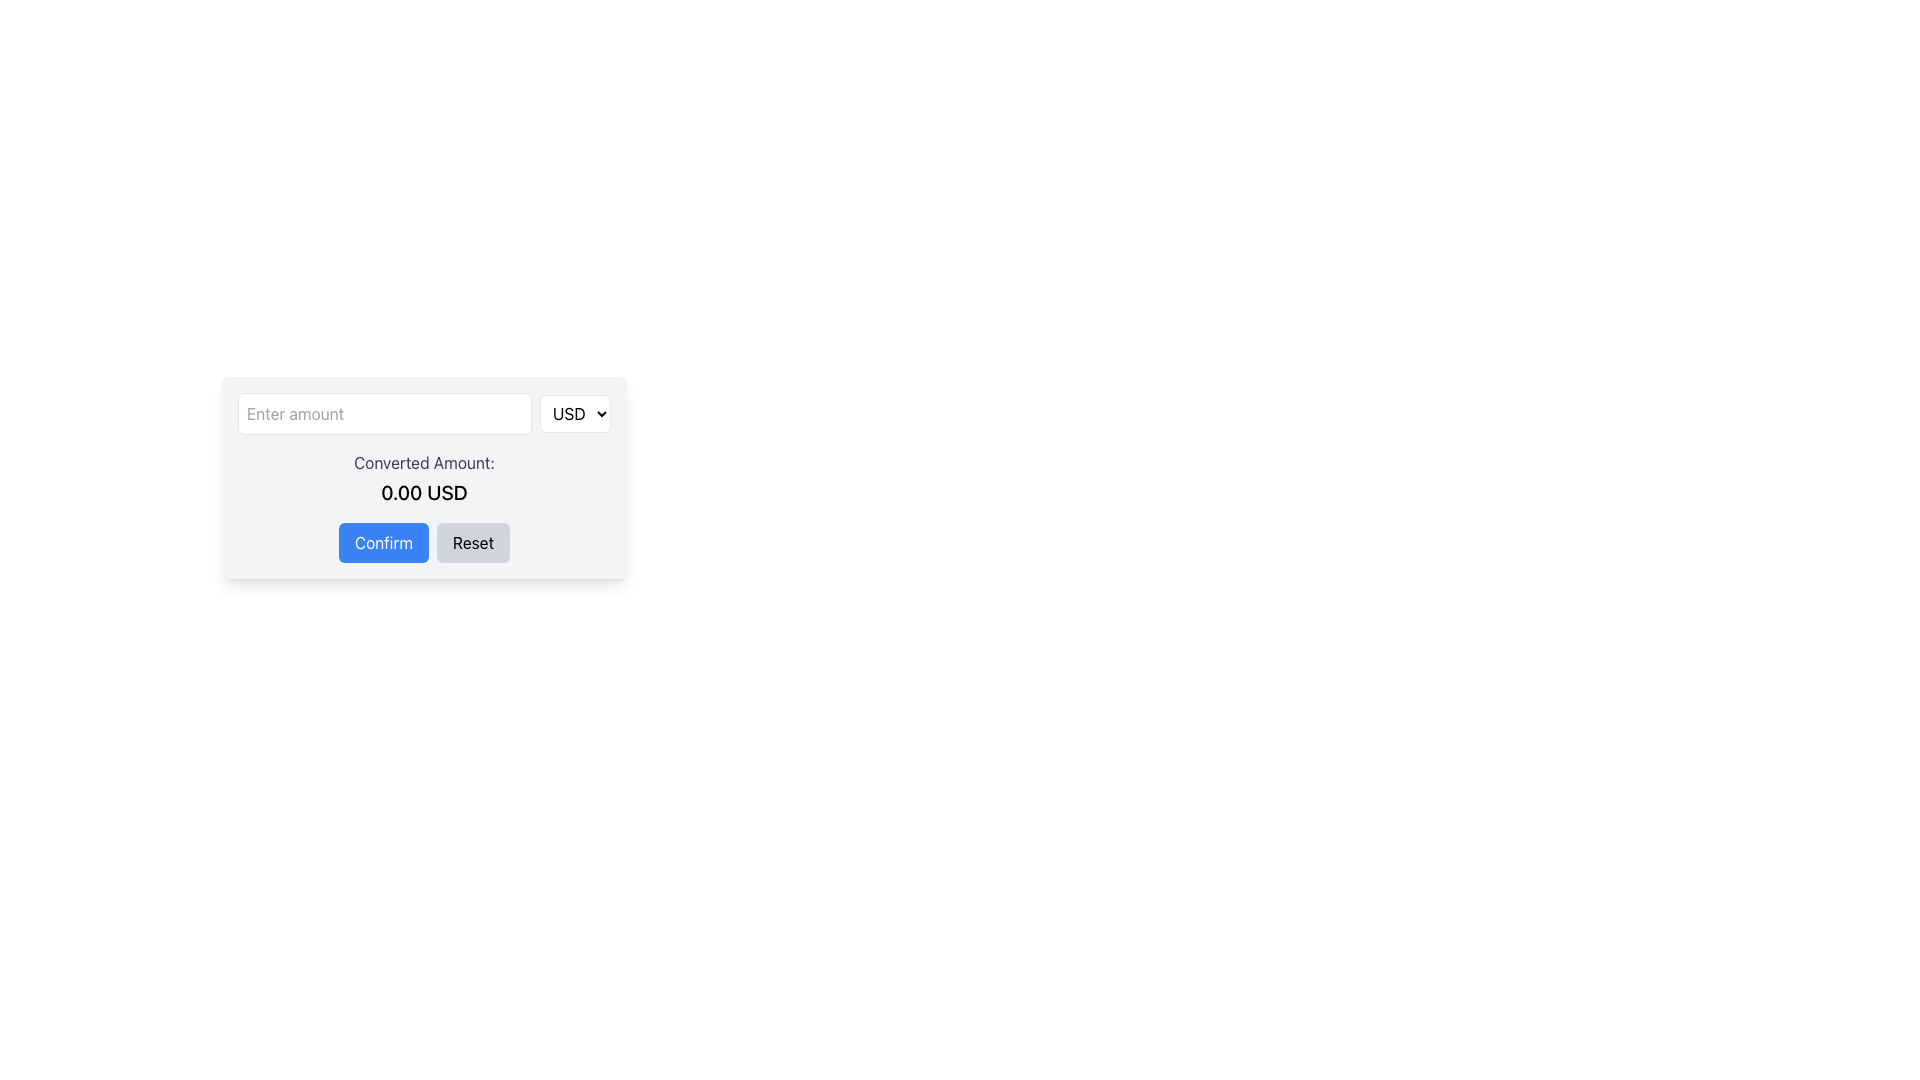  Describe the element at coordinates (423, 478) in the screenshot. I see `the informational text block displaying 'Converted Amount:' and '0.00 USD', which is centrally positioned below a dropdown input field and above the 'Confirm' and 'Reset' buttons` at that location.